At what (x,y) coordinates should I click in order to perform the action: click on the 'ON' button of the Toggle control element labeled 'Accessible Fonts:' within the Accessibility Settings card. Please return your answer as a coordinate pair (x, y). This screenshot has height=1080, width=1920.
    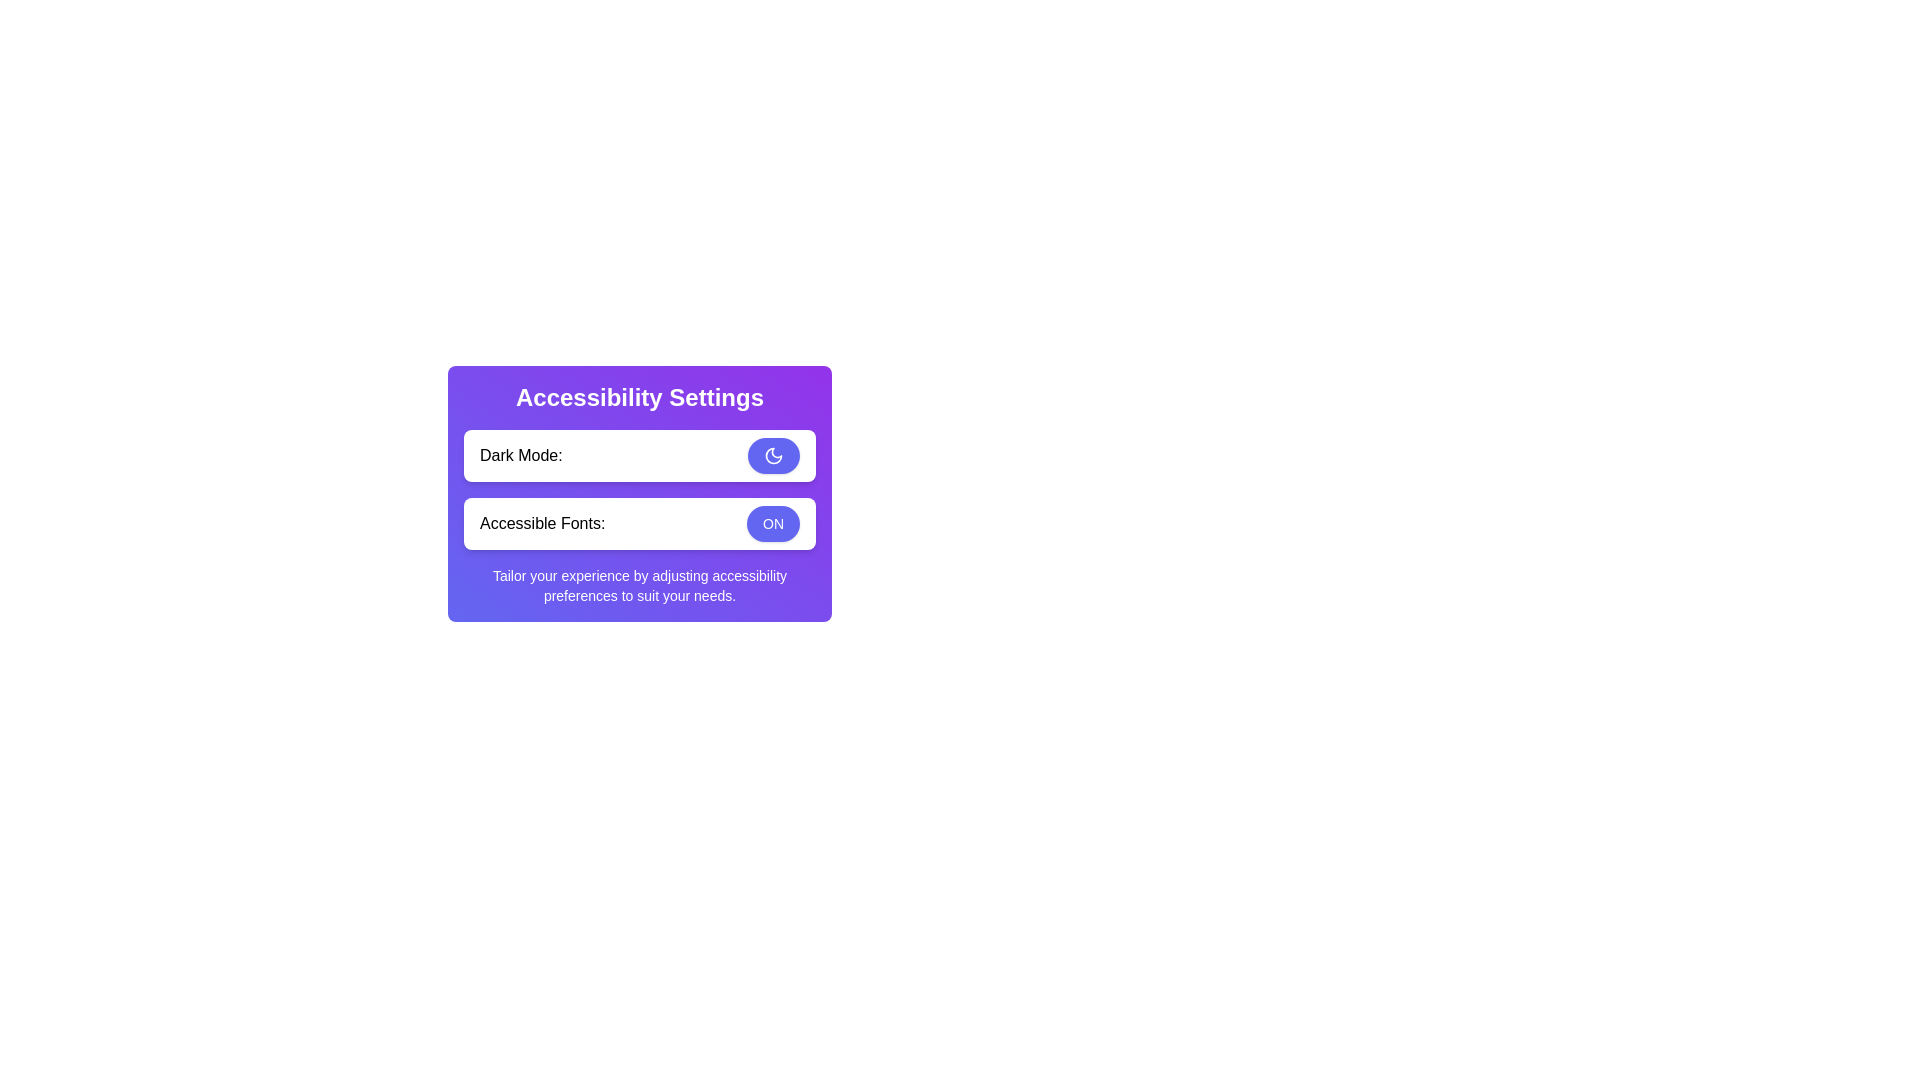
    Looking at the image, I should click on (638, 523).